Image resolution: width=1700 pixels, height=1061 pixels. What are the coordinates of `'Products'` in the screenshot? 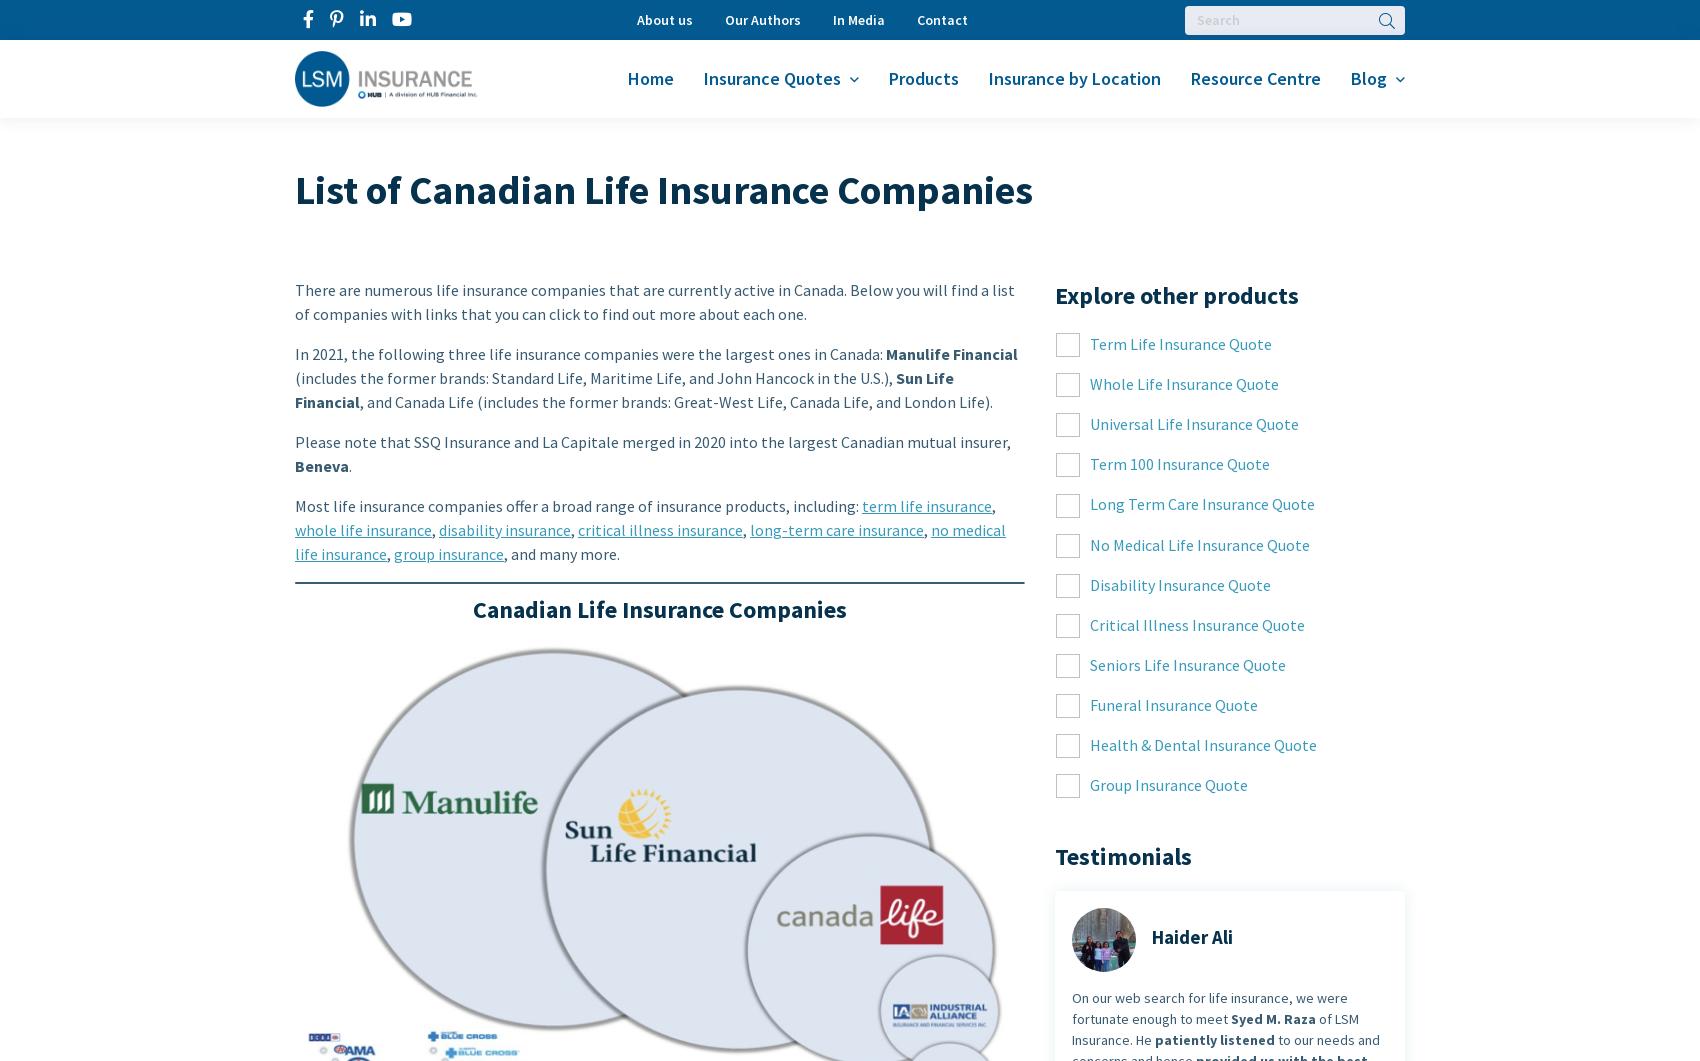 It's located at (888, 78).